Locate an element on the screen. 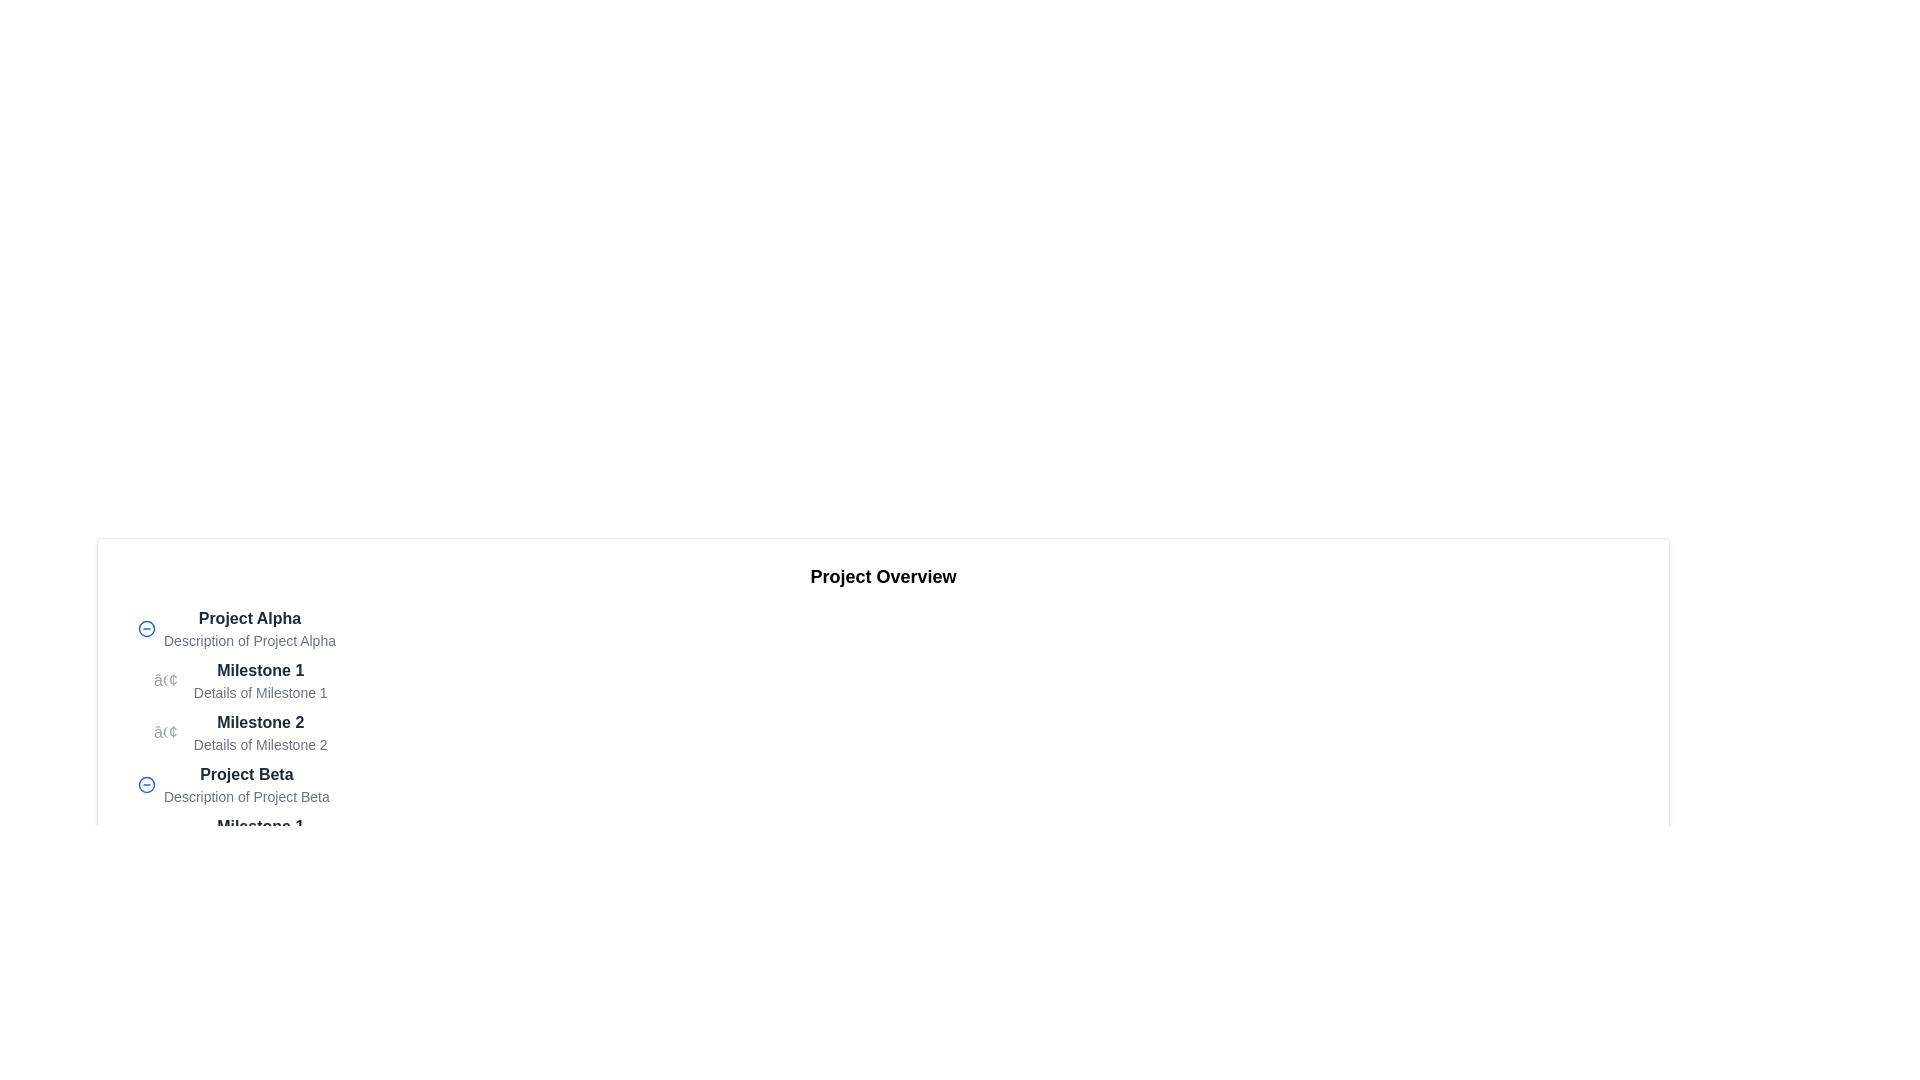 This screenshot has height=1080, width=1920. text label that serves as a description for the heading 'Project Alpha', located in the upper section of a hierarchical list view is located at coordinates (248, 640).